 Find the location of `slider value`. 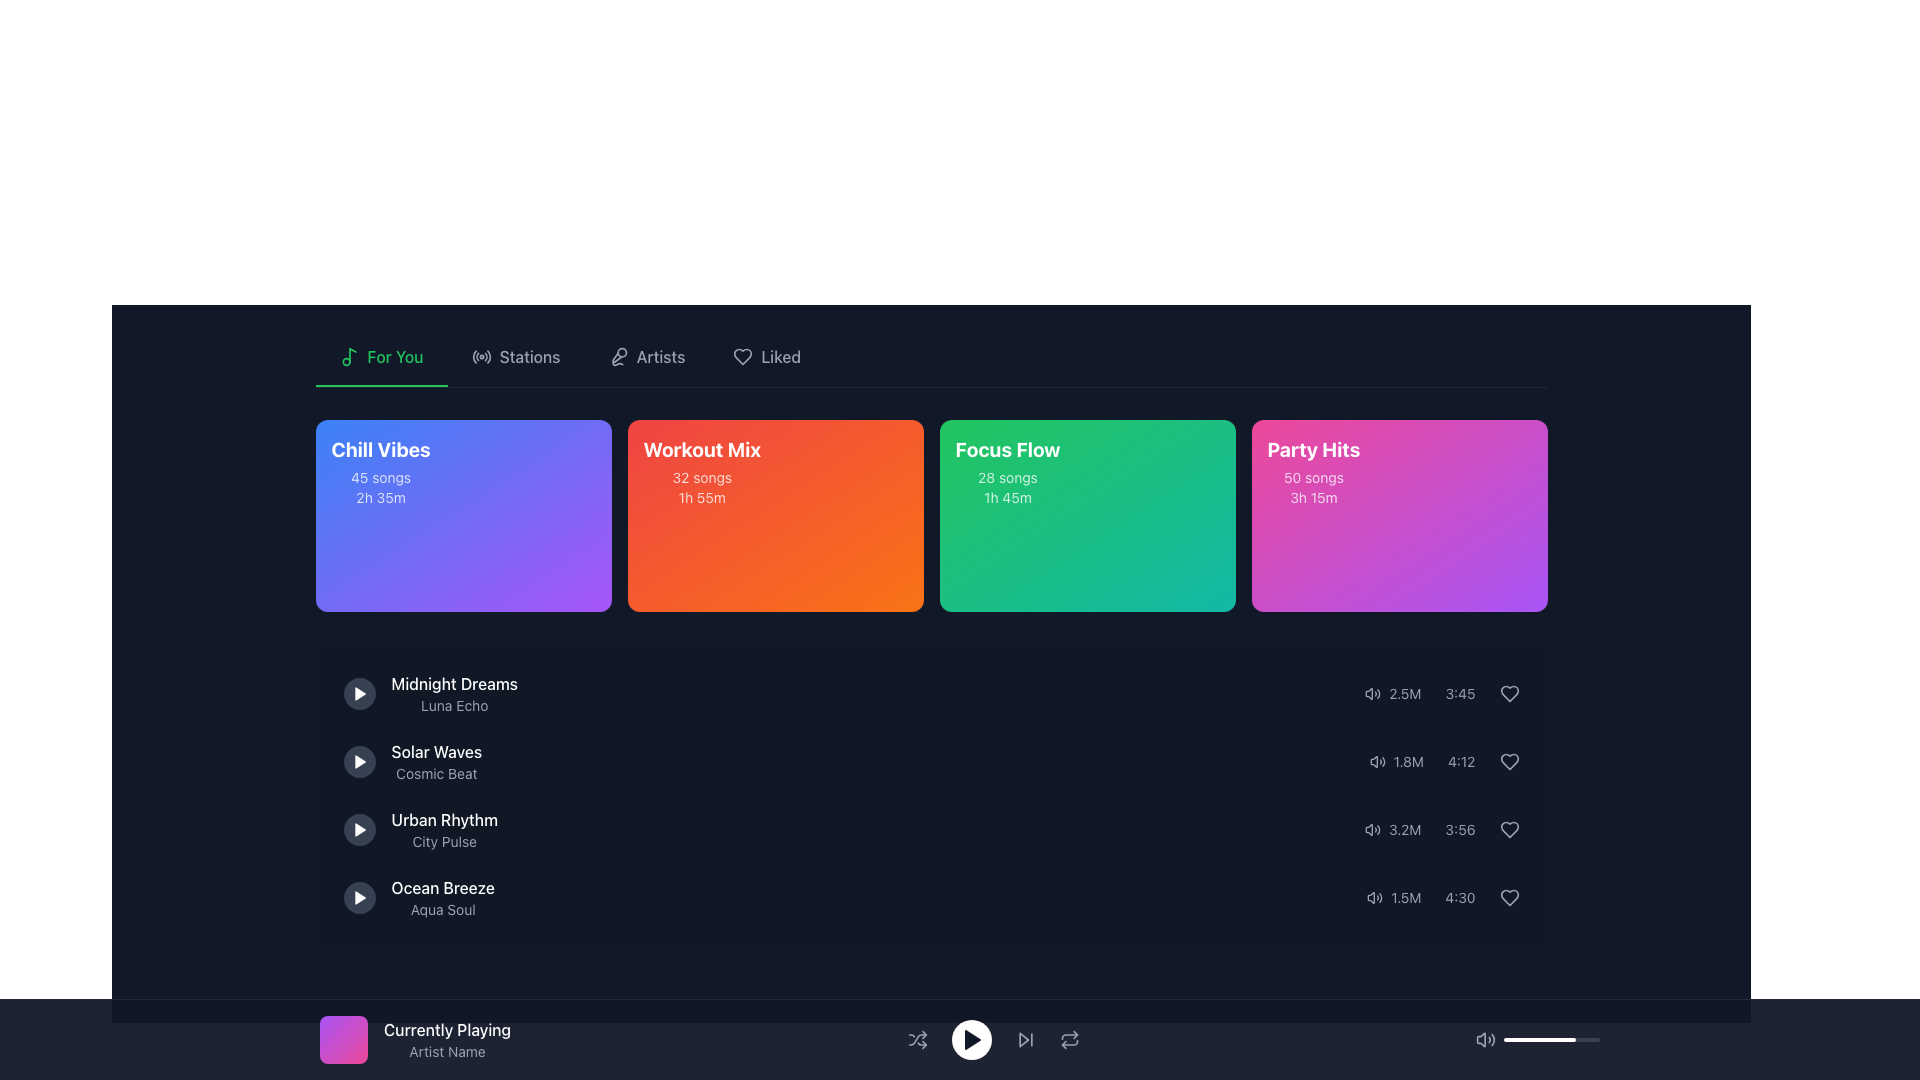

slider value is located at coordinates (1545, 1039).